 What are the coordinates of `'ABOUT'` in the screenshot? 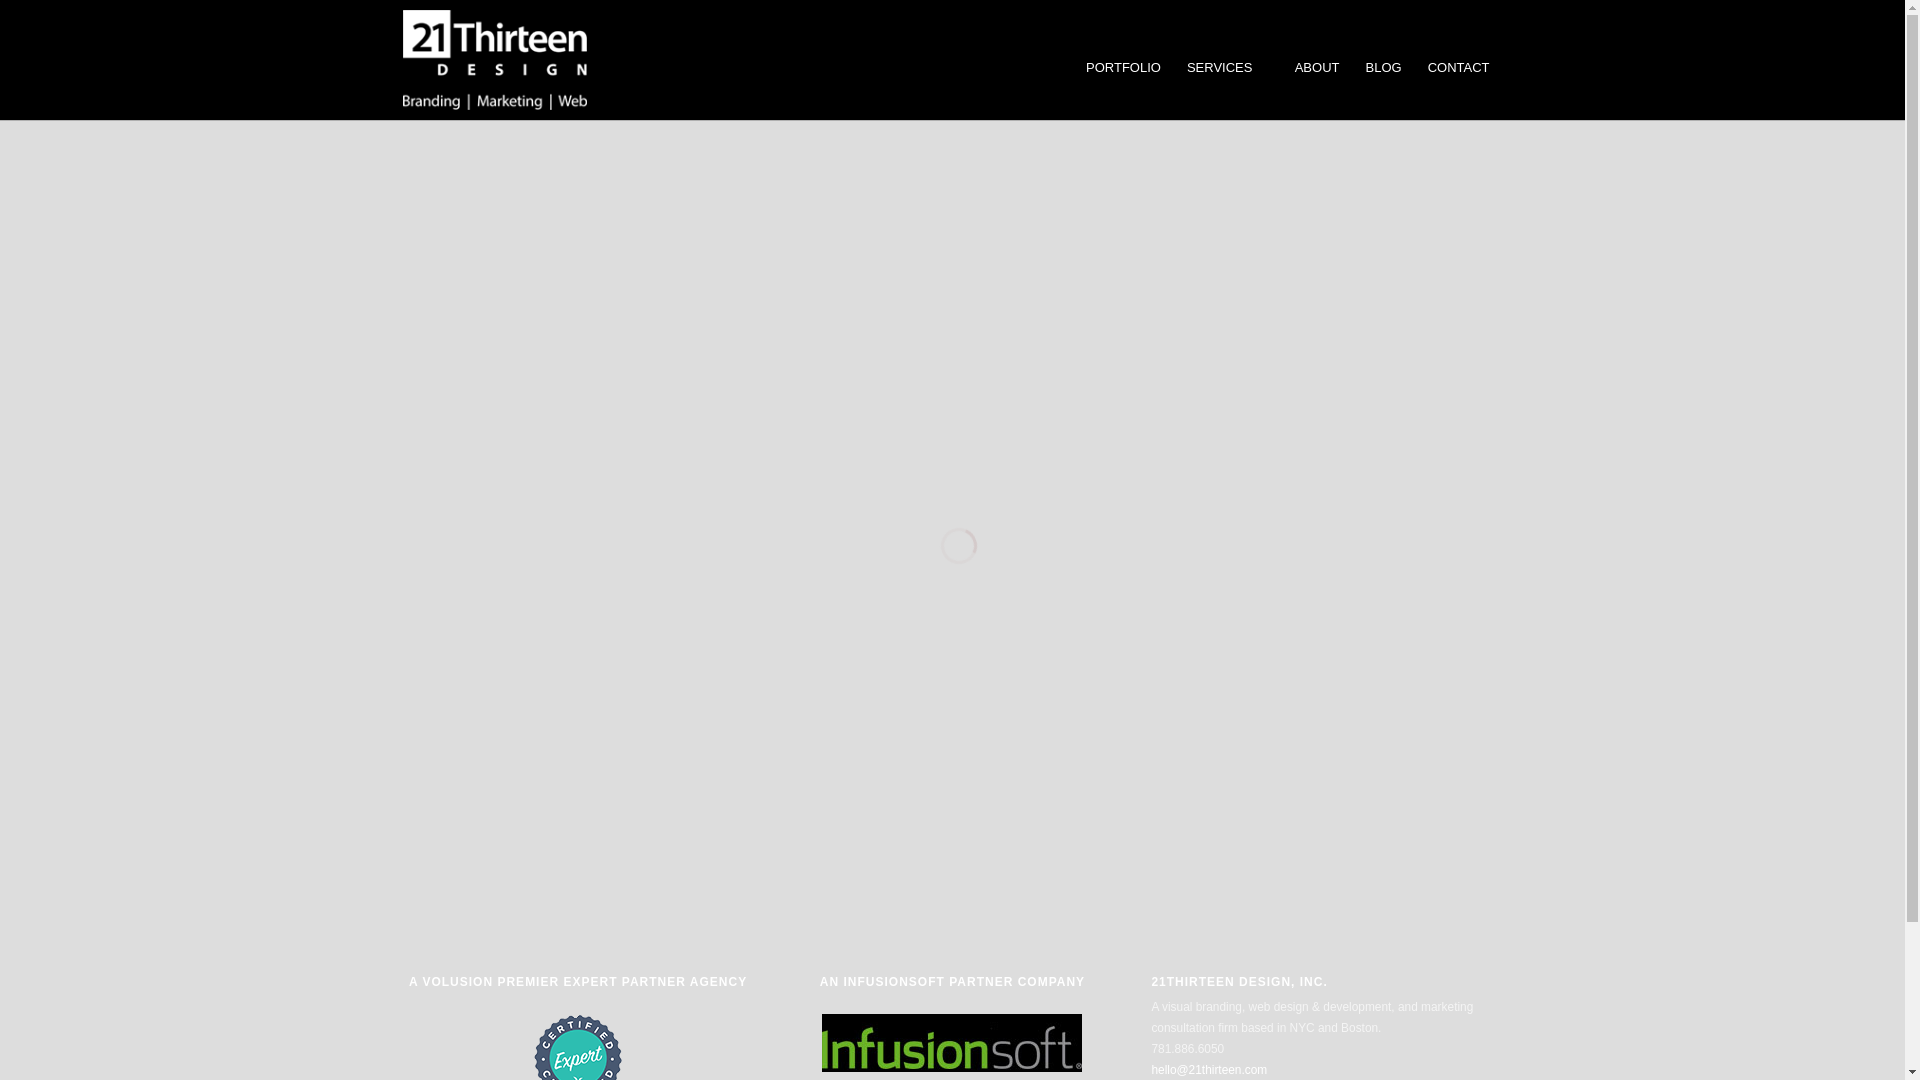 It's located at (1317, 67).